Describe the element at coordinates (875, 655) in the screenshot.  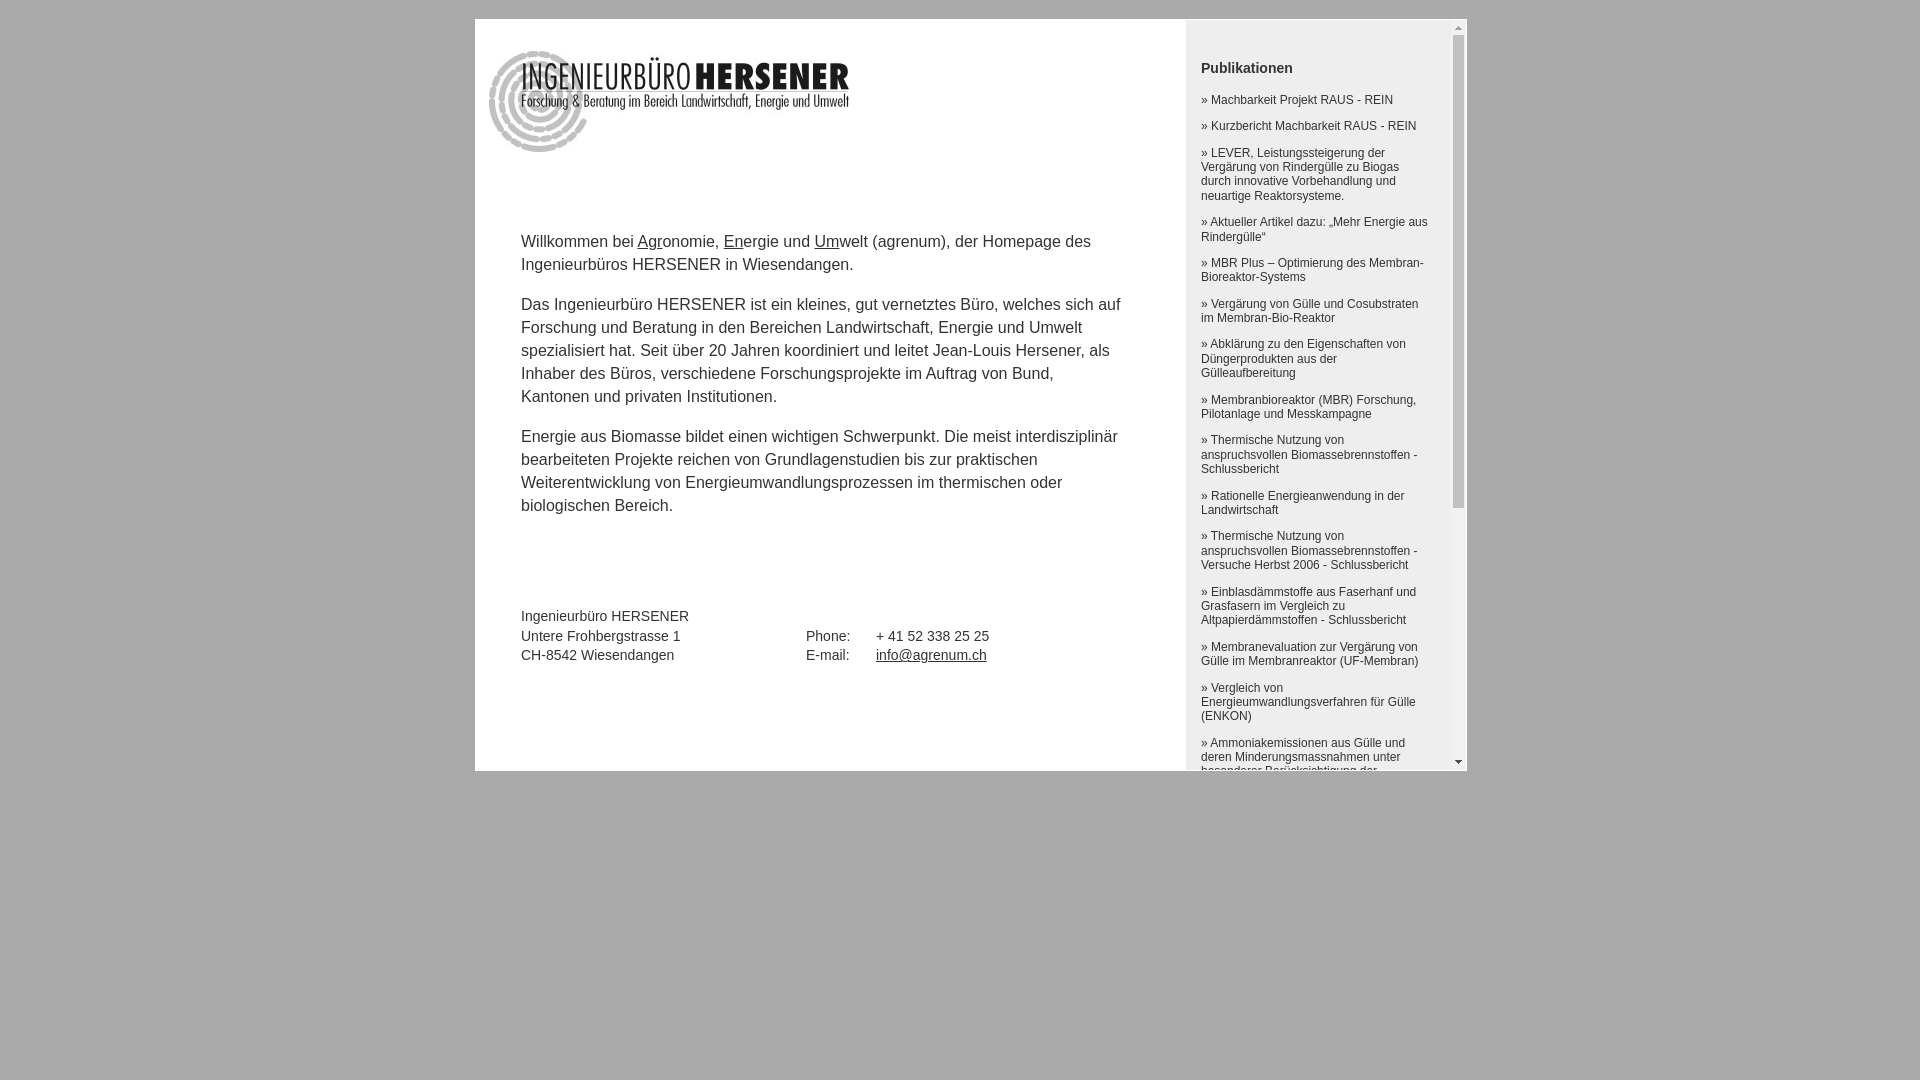
I see `'info@agrenum.ch'` at that location.